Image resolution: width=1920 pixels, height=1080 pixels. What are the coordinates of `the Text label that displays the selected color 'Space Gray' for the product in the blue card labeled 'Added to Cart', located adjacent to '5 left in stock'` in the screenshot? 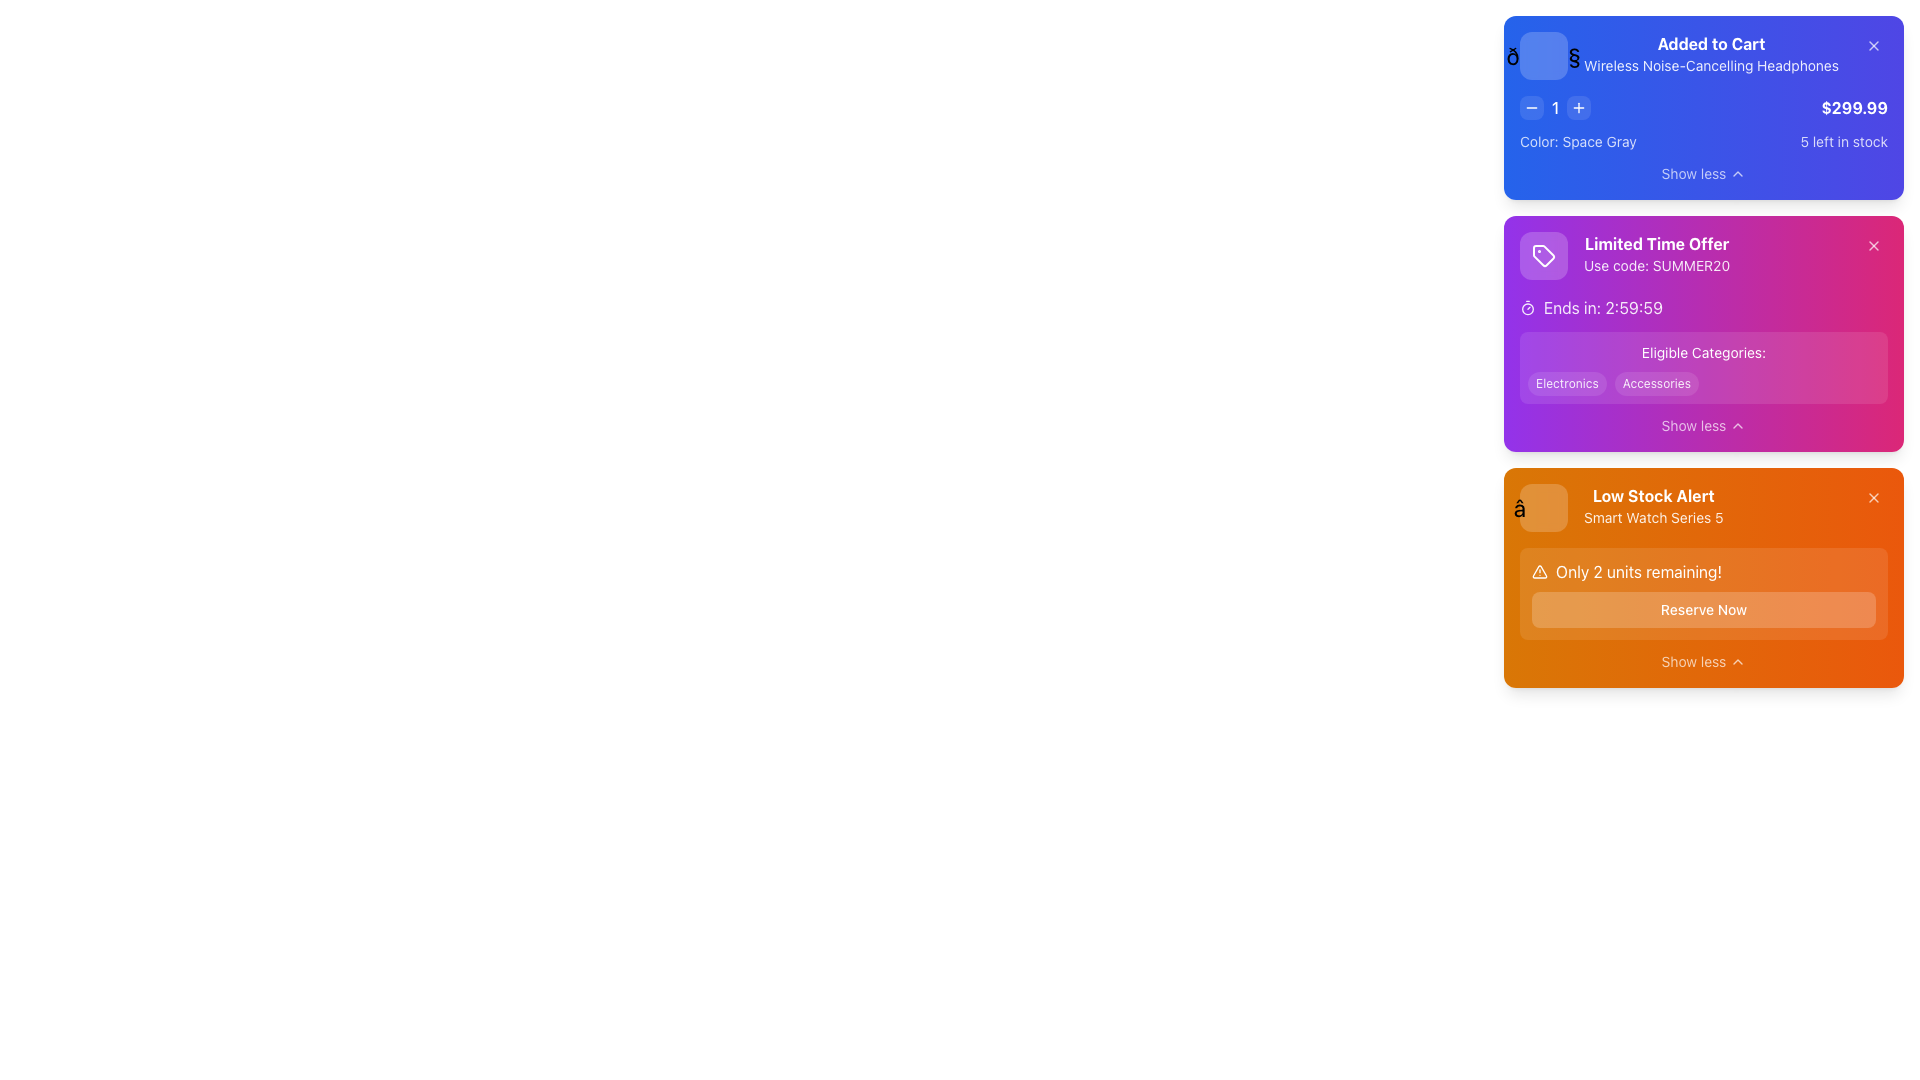 It's located at (1577, 141).